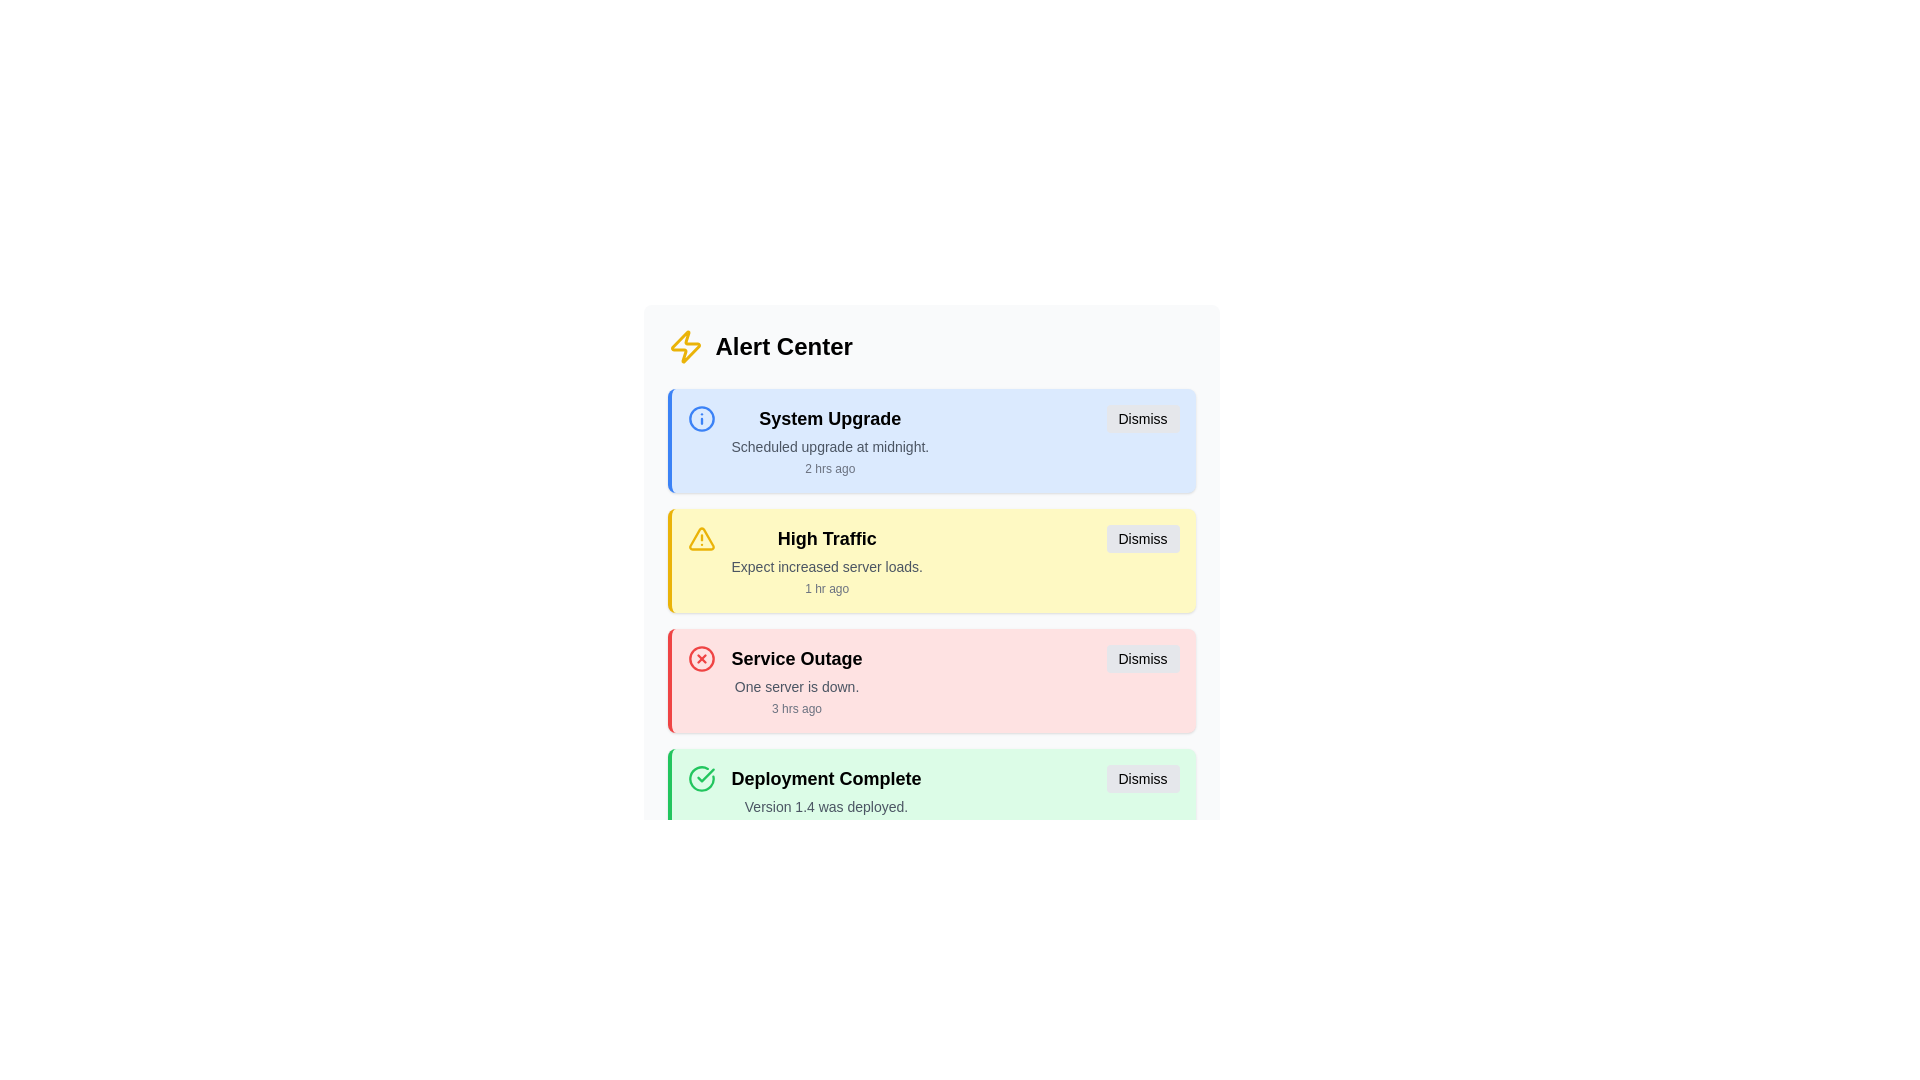 The width and height of the screenshot is (1920, 1080). Describe the element at coordinates (701, 538) in the screenshot. I see `the triangle icon with rounded edges, styled with a yellow border and a yellow alert mark inside, located within the 'High Traffic' notification card in the second row of the alert list` at that location.